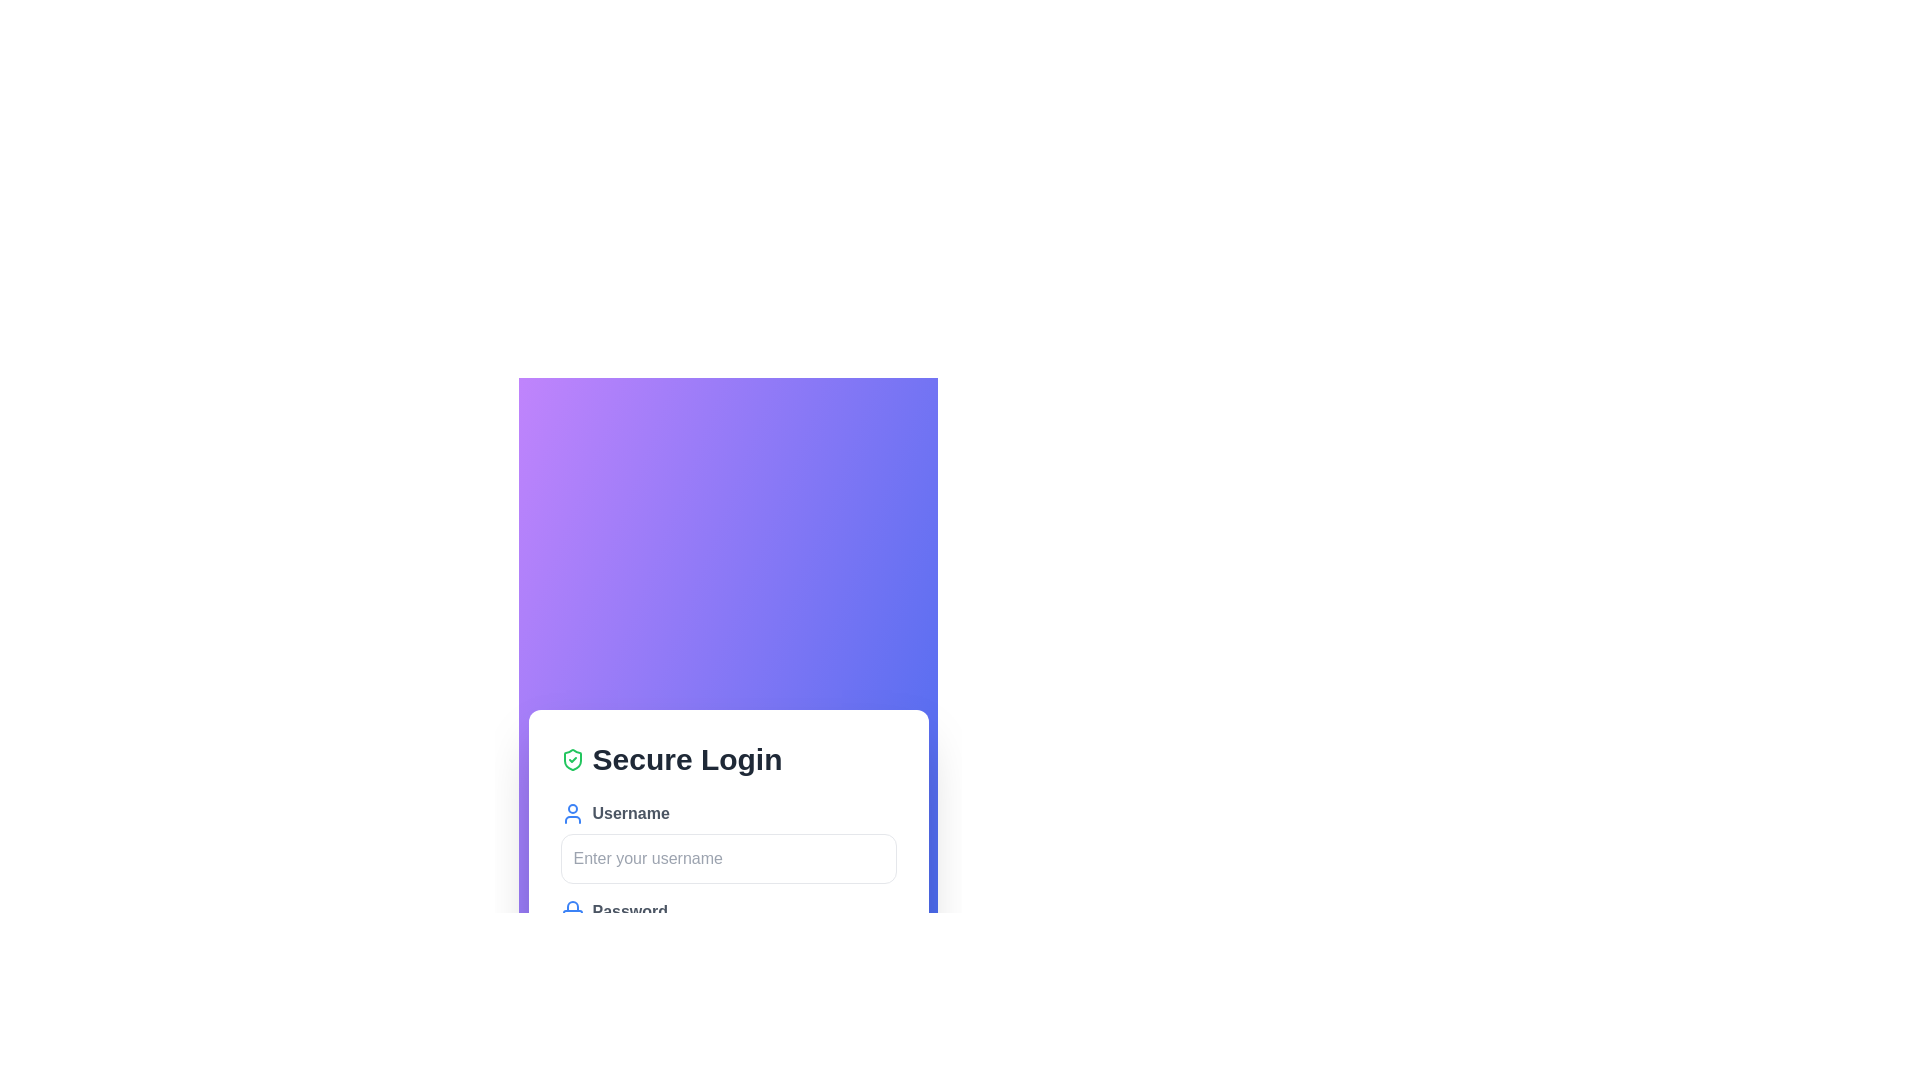 This screenshot has width=1920, height=1080. Describe the element at coordinates (571, 759) in the screenshot. I see `the green shield icon with a checkmark, which symbolizes security or validation, located to the left of the 'Secure Login' text` at that location.